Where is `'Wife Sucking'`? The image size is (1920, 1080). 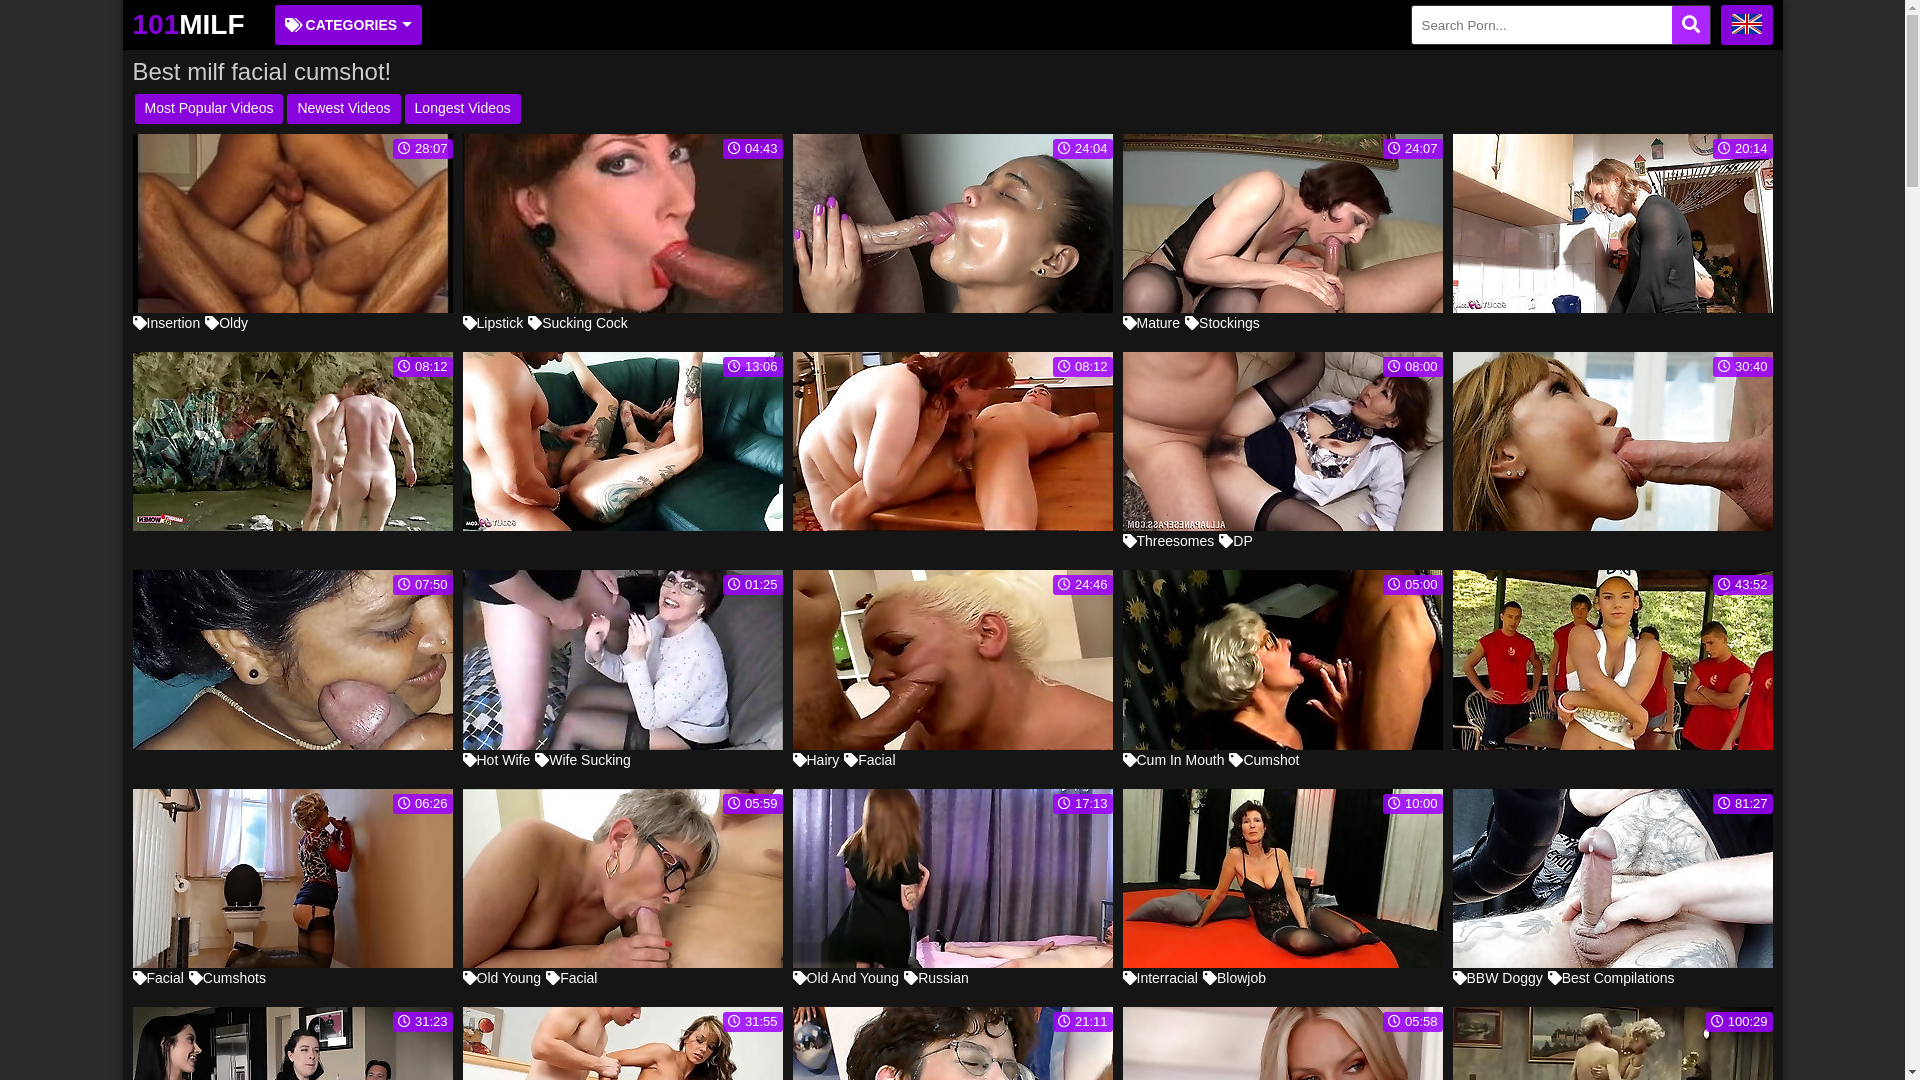 'Wife Sucking' is located at coordinates (534, 759).